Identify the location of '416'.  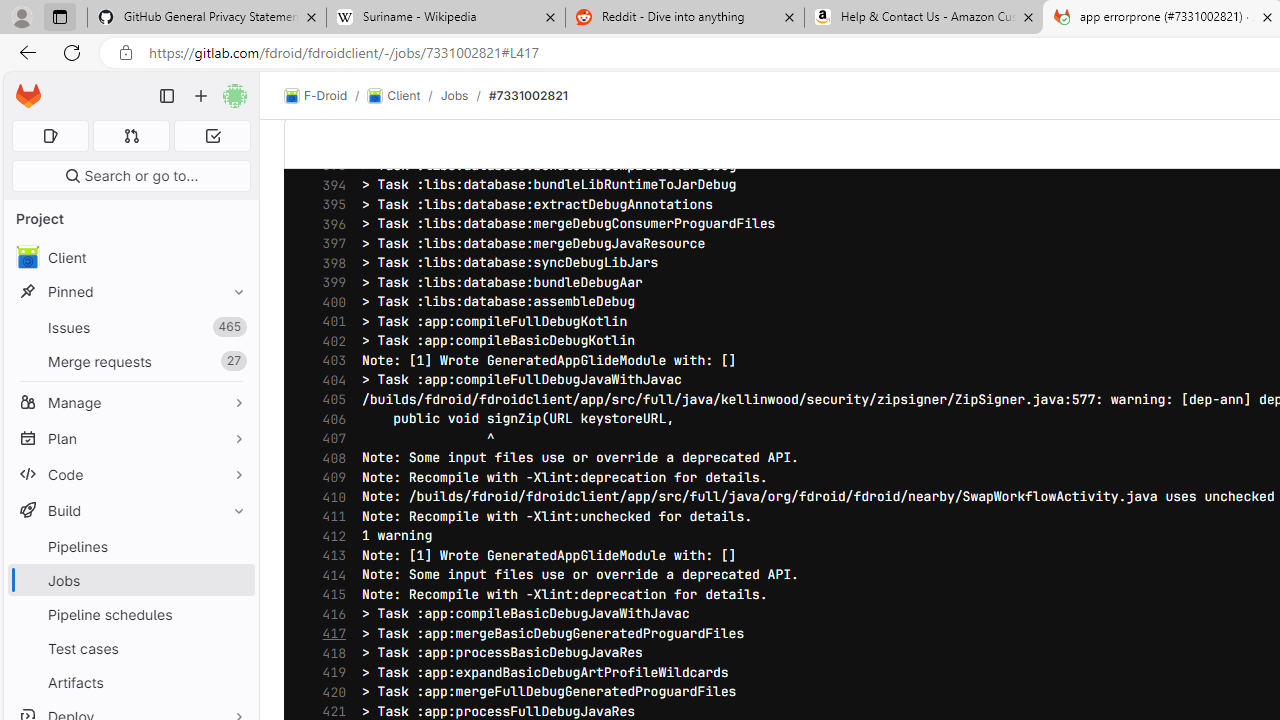
(329, 613).